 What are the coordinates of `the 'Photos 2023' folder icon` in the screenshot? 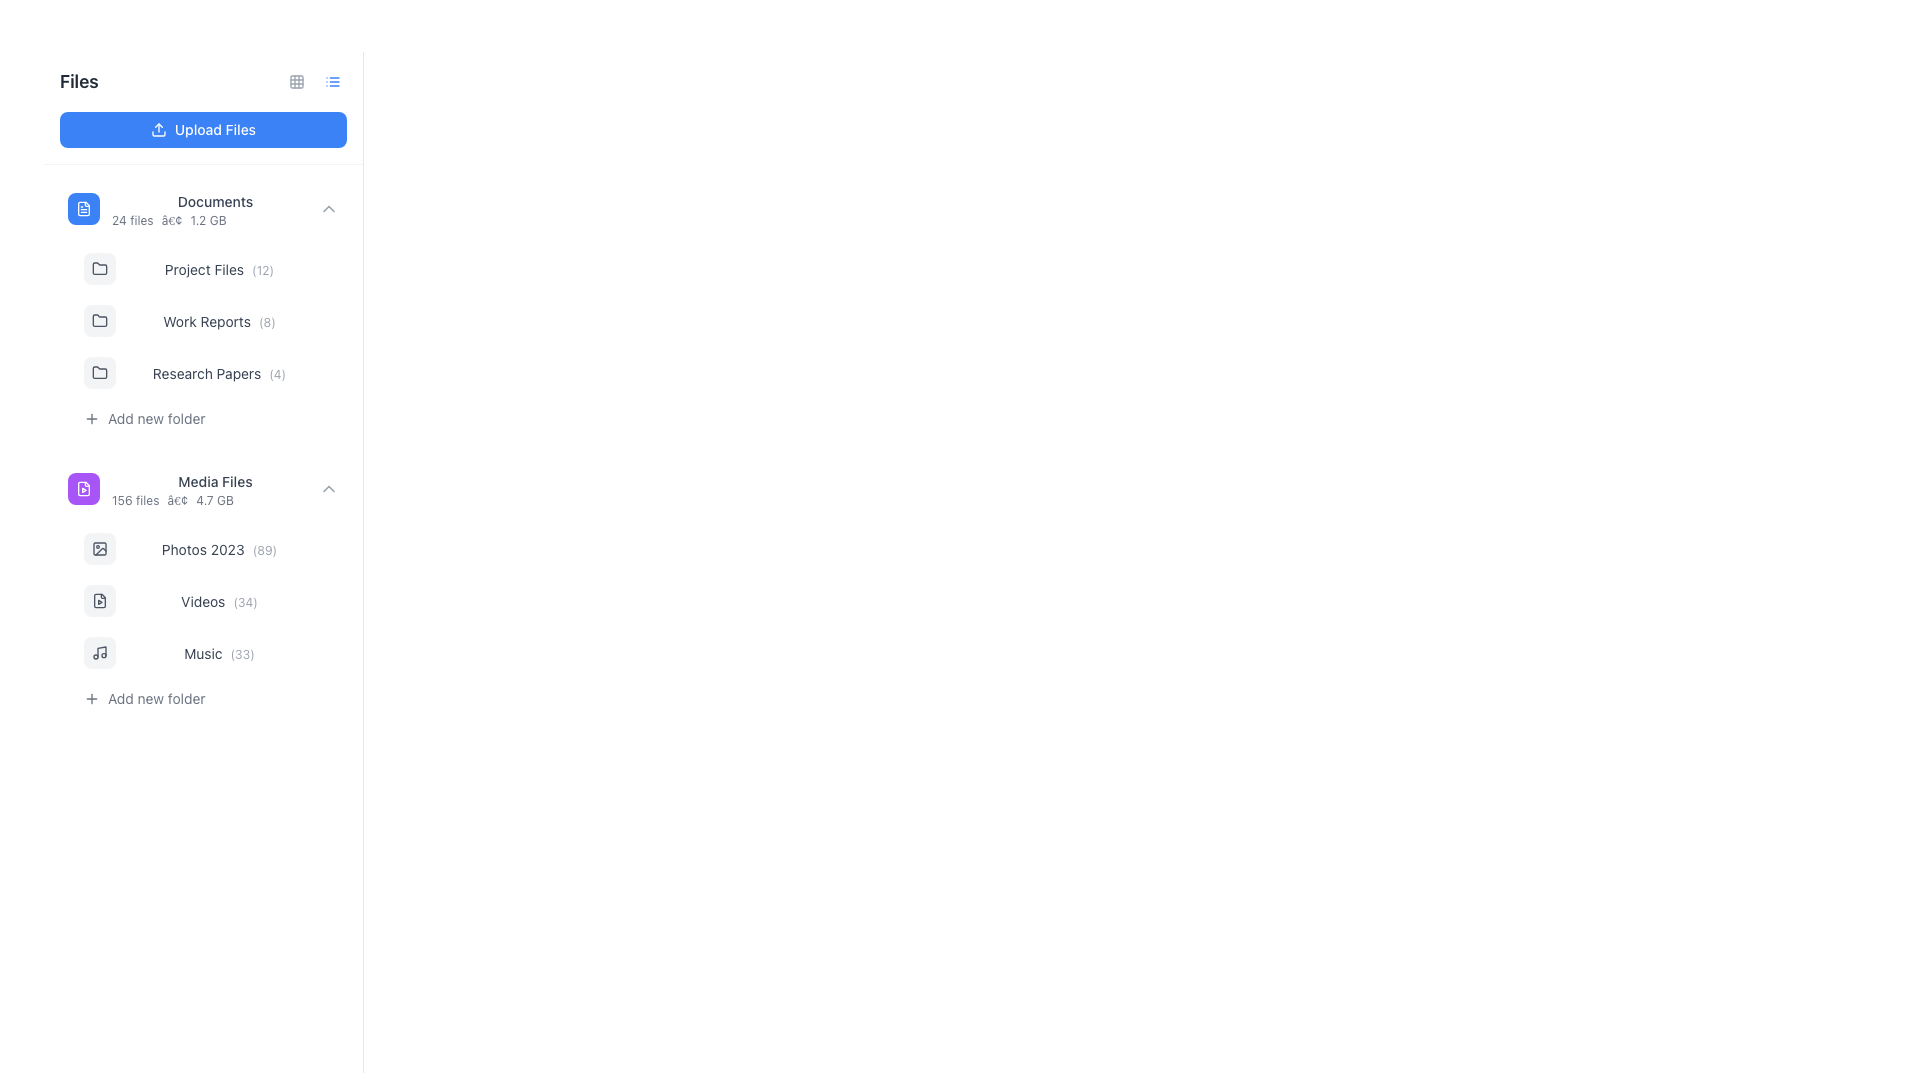 It's located at (99, 548).